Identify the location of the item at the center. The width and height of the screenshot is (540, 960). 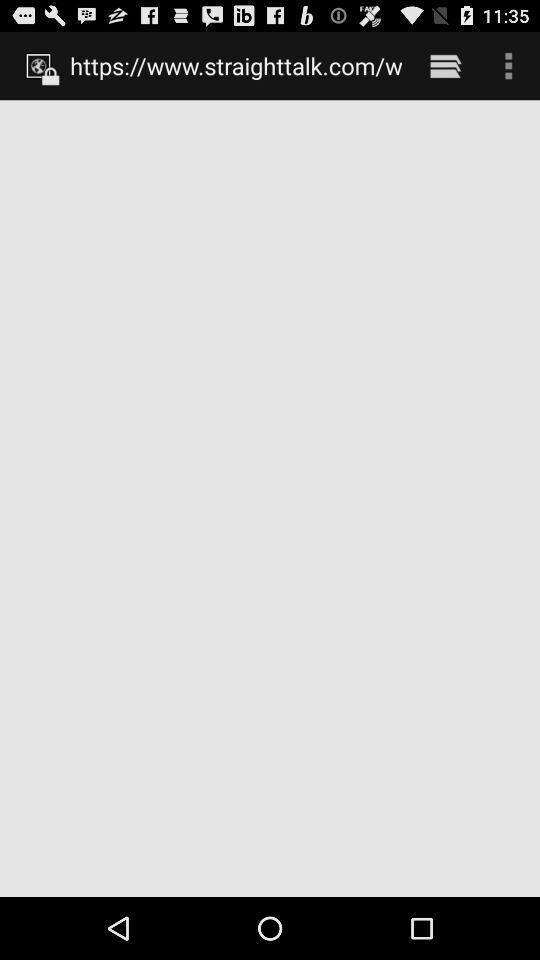
(270, 497).